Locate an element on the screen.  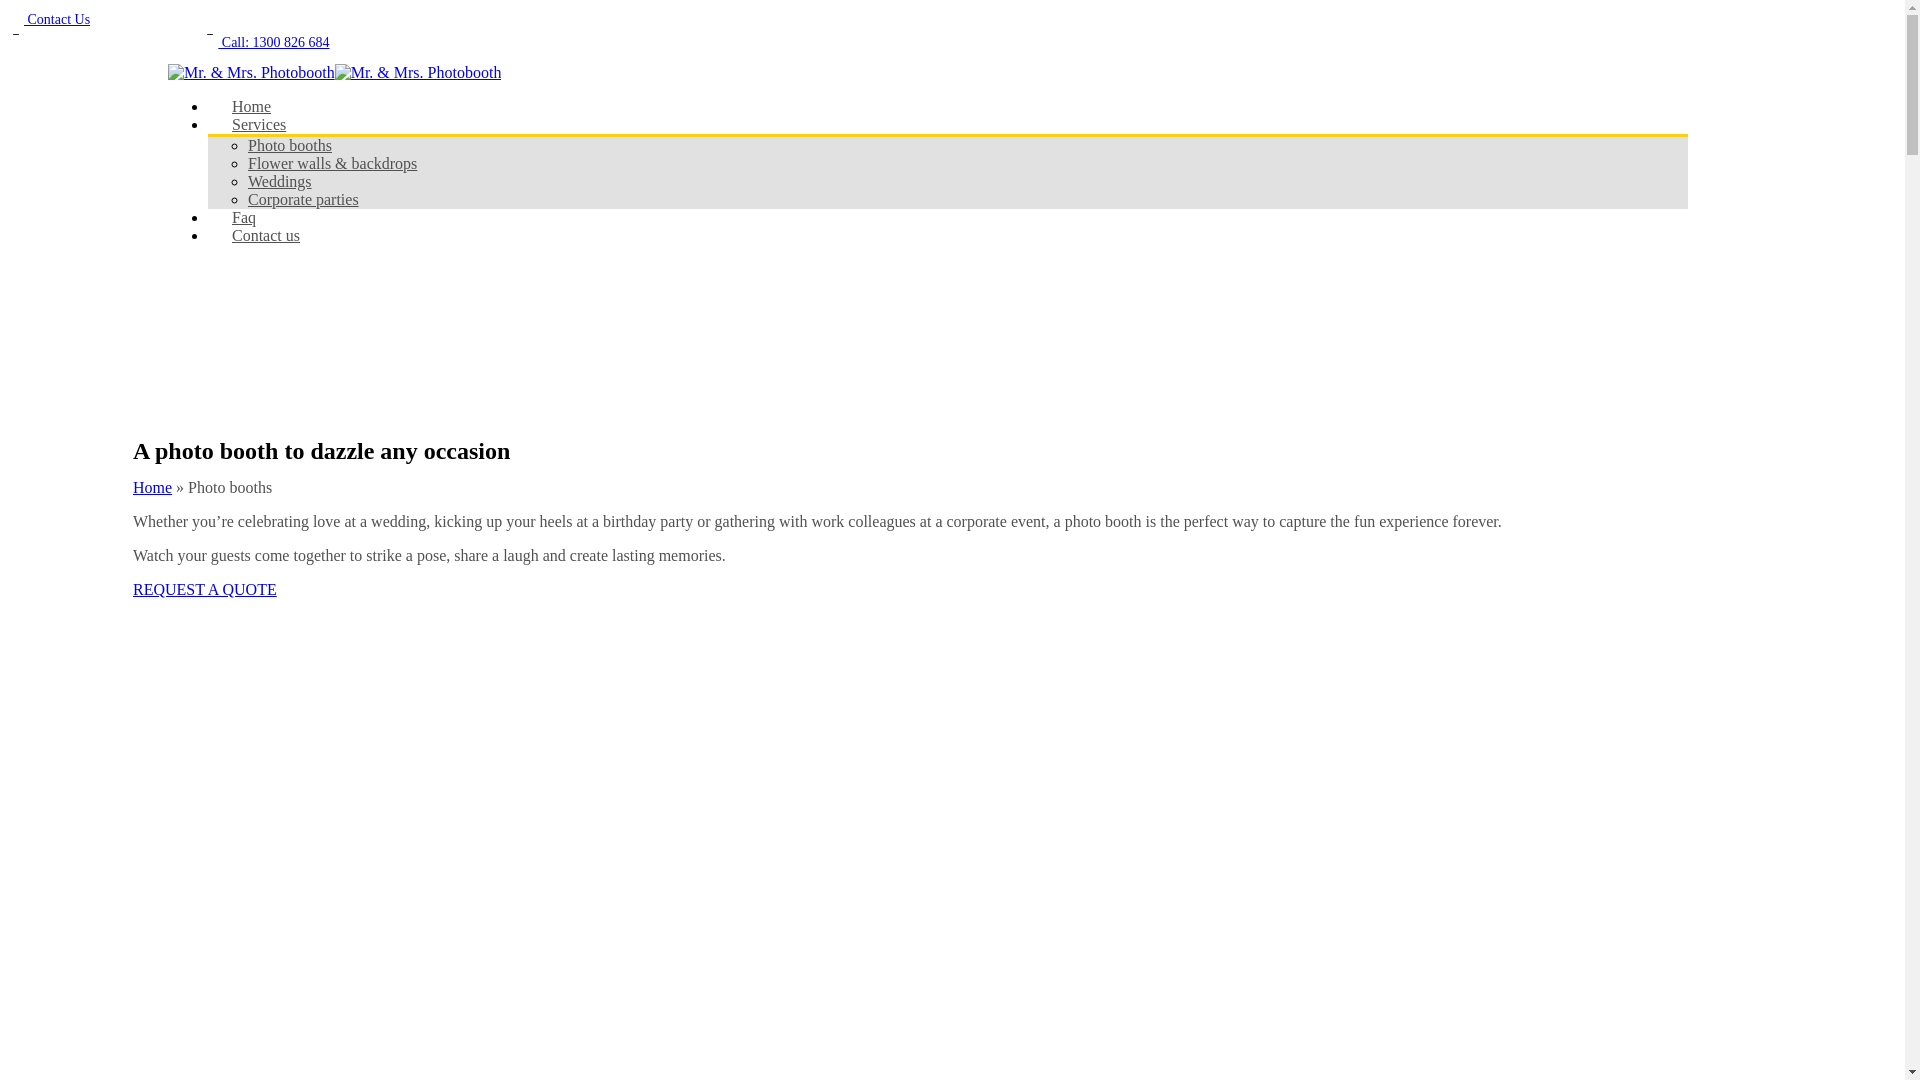
'REQUEST A QUOTE' is located at coordinates (205, 588).